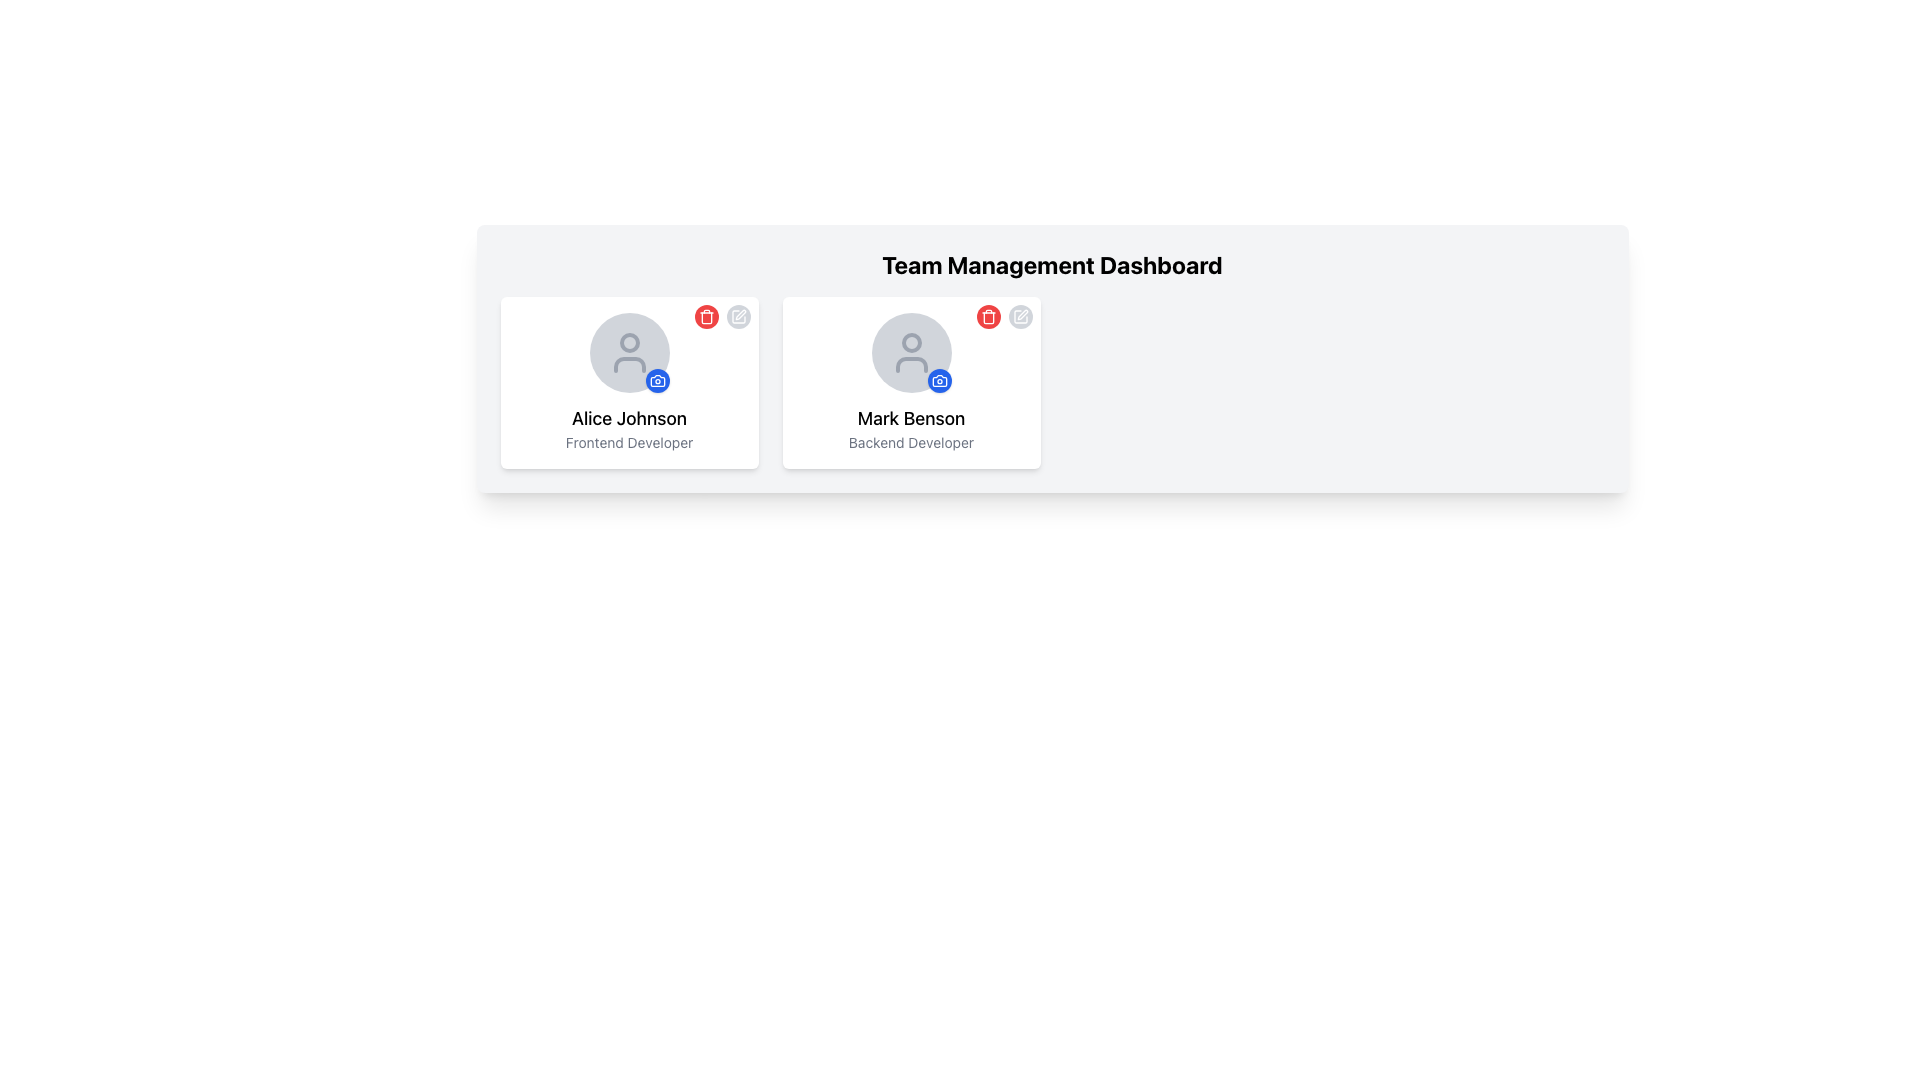 The height and width of the screenshot is (1080, 1920). I want to click on the text label displaying 'Mark Benson', which is the second text label in the profile card, positioned beneath the avatar icon and above the label 'Backend Developer', so click(910, 418).